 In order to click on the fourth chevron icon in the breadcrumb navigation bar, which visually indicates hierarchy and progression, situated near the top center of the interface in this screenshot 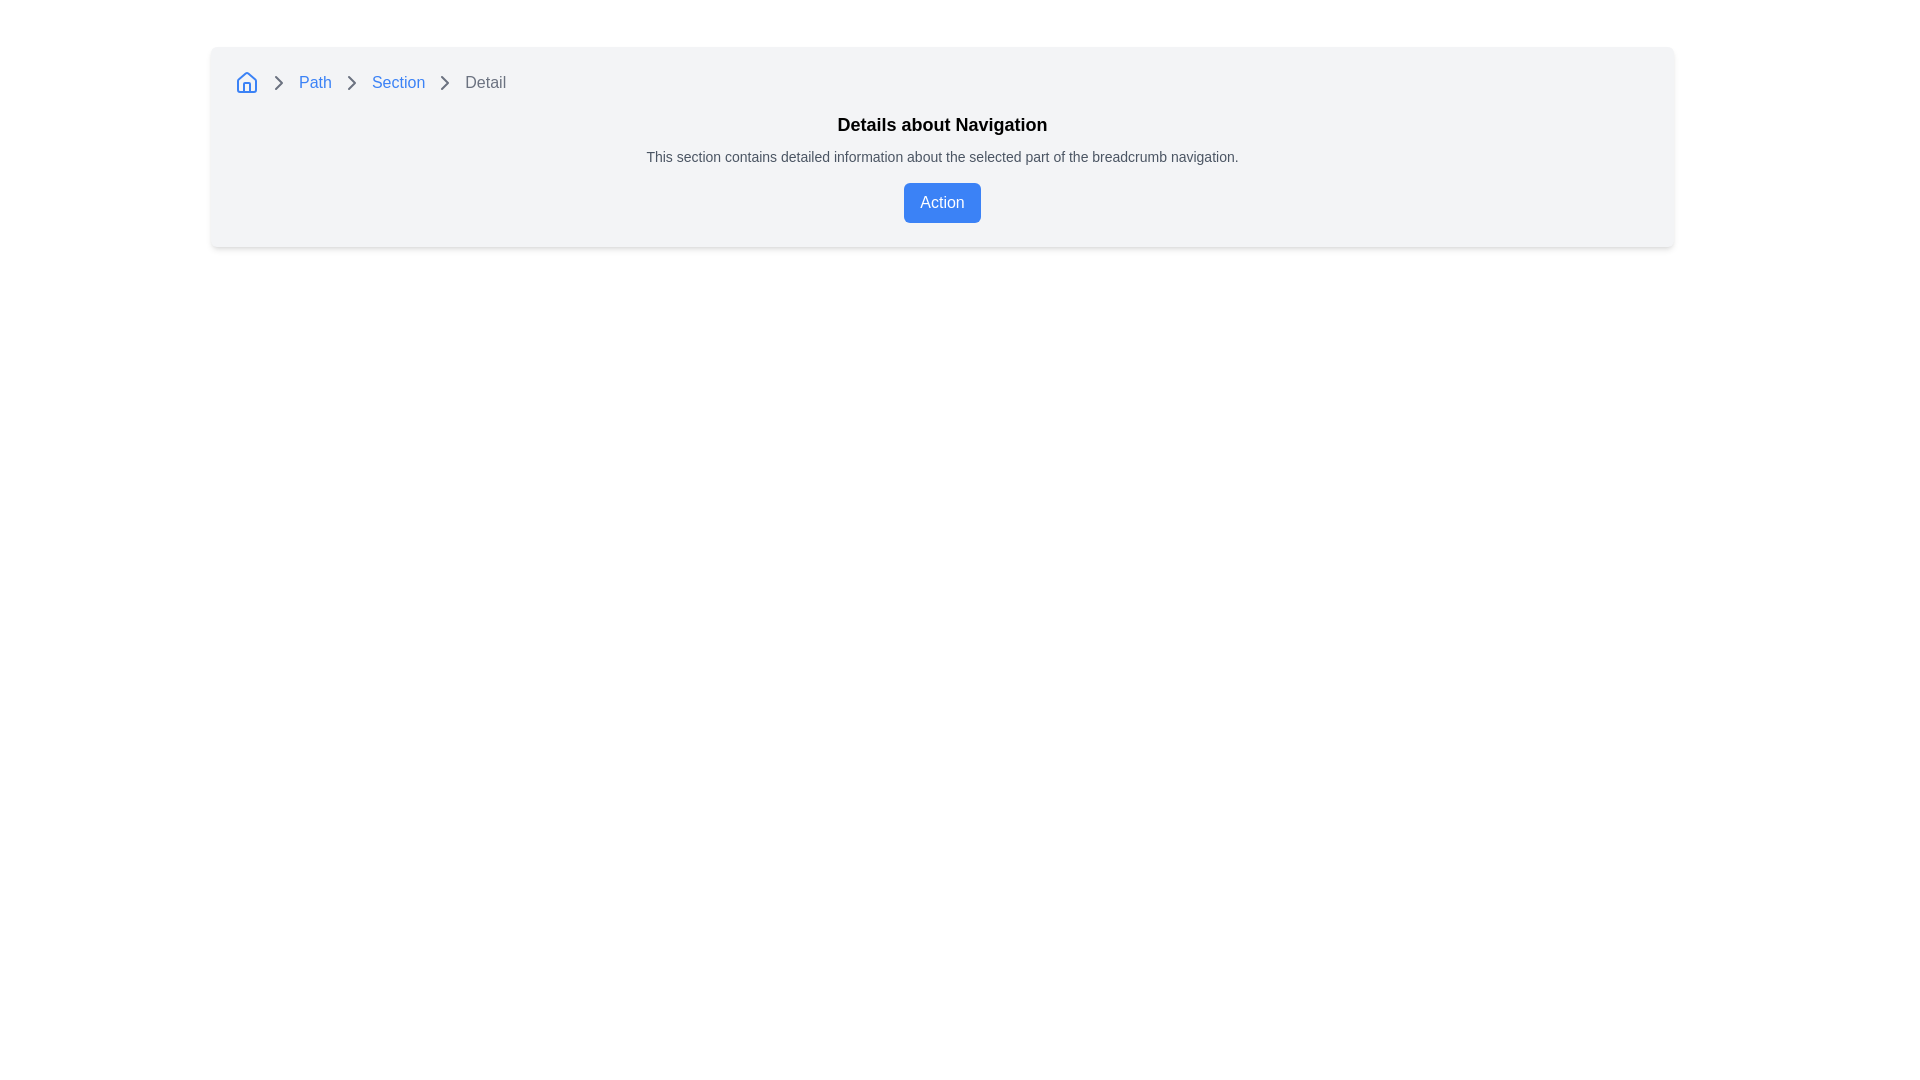, I will do `click(444, 82)`.